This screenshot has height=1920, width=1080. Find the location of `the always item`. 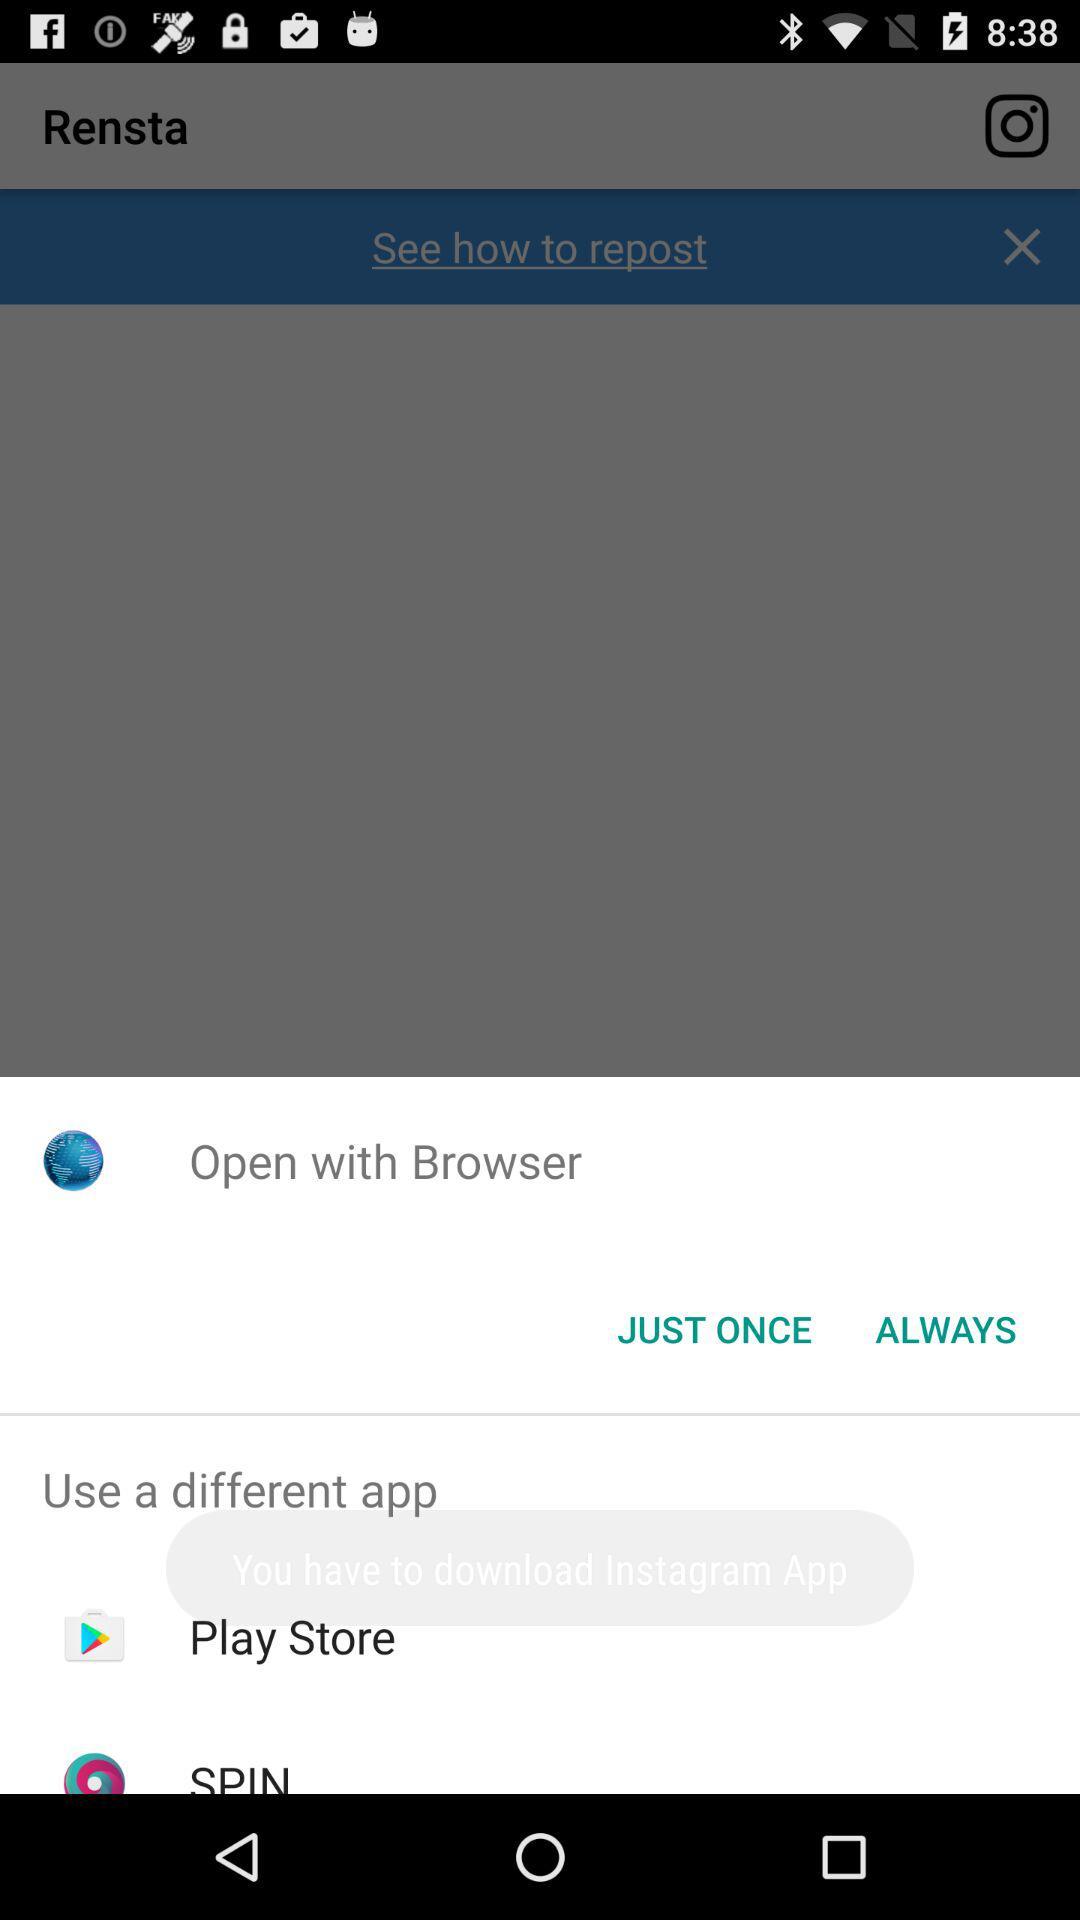

the always item is located at coordinates (945, 1329).